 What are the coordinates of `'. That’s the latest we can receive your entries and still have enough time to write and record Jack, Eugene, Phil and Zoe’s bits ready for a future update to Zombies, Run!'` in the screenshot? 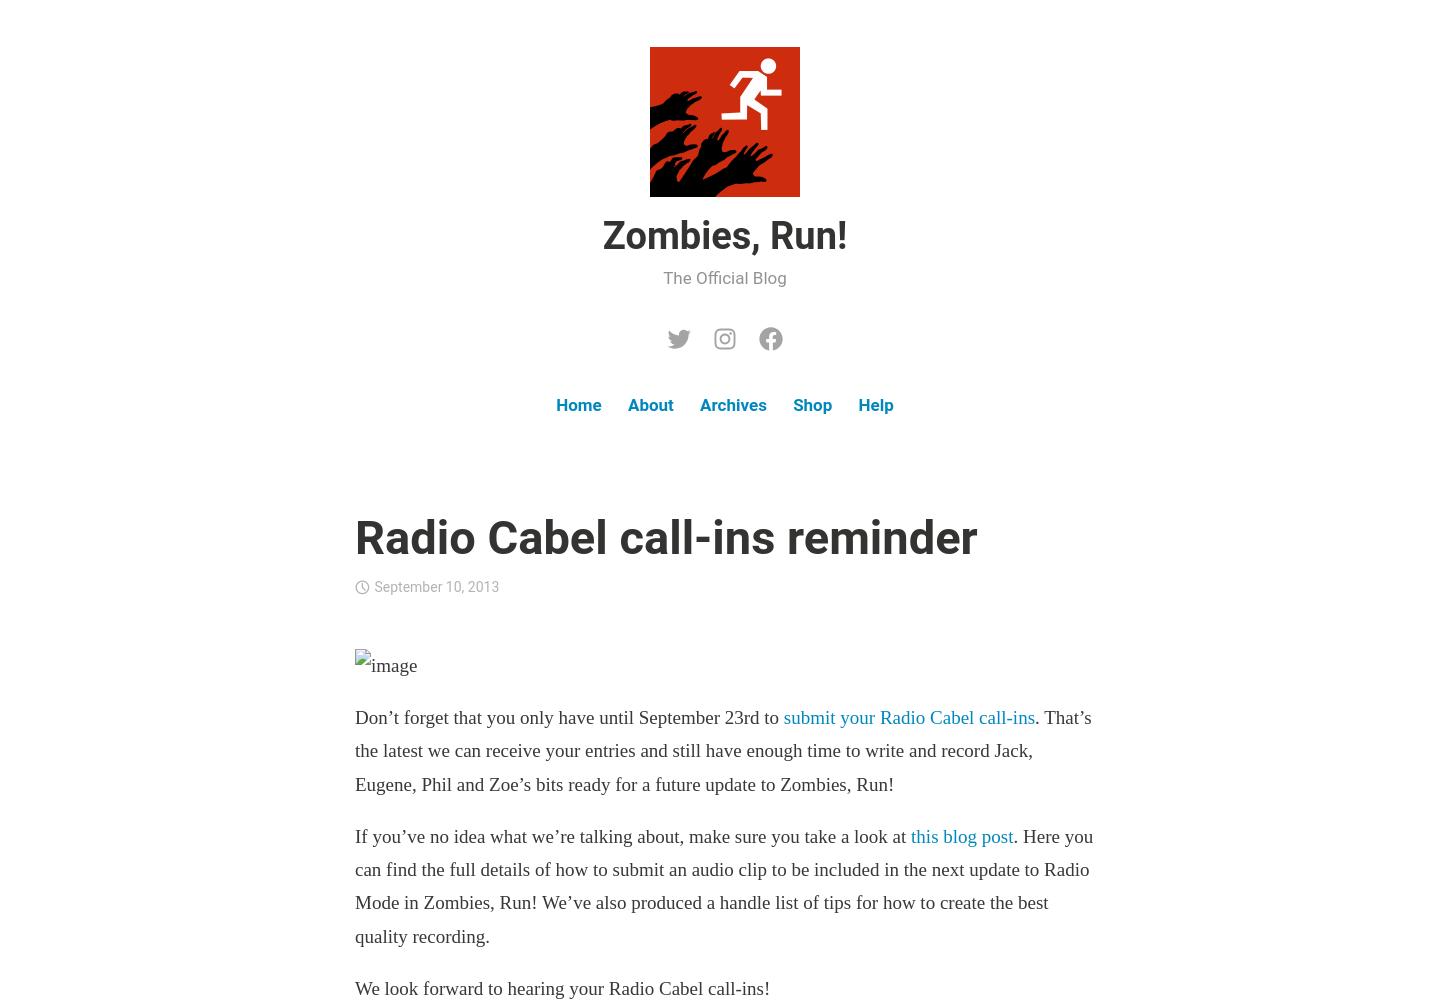 It's located at (354, 750).